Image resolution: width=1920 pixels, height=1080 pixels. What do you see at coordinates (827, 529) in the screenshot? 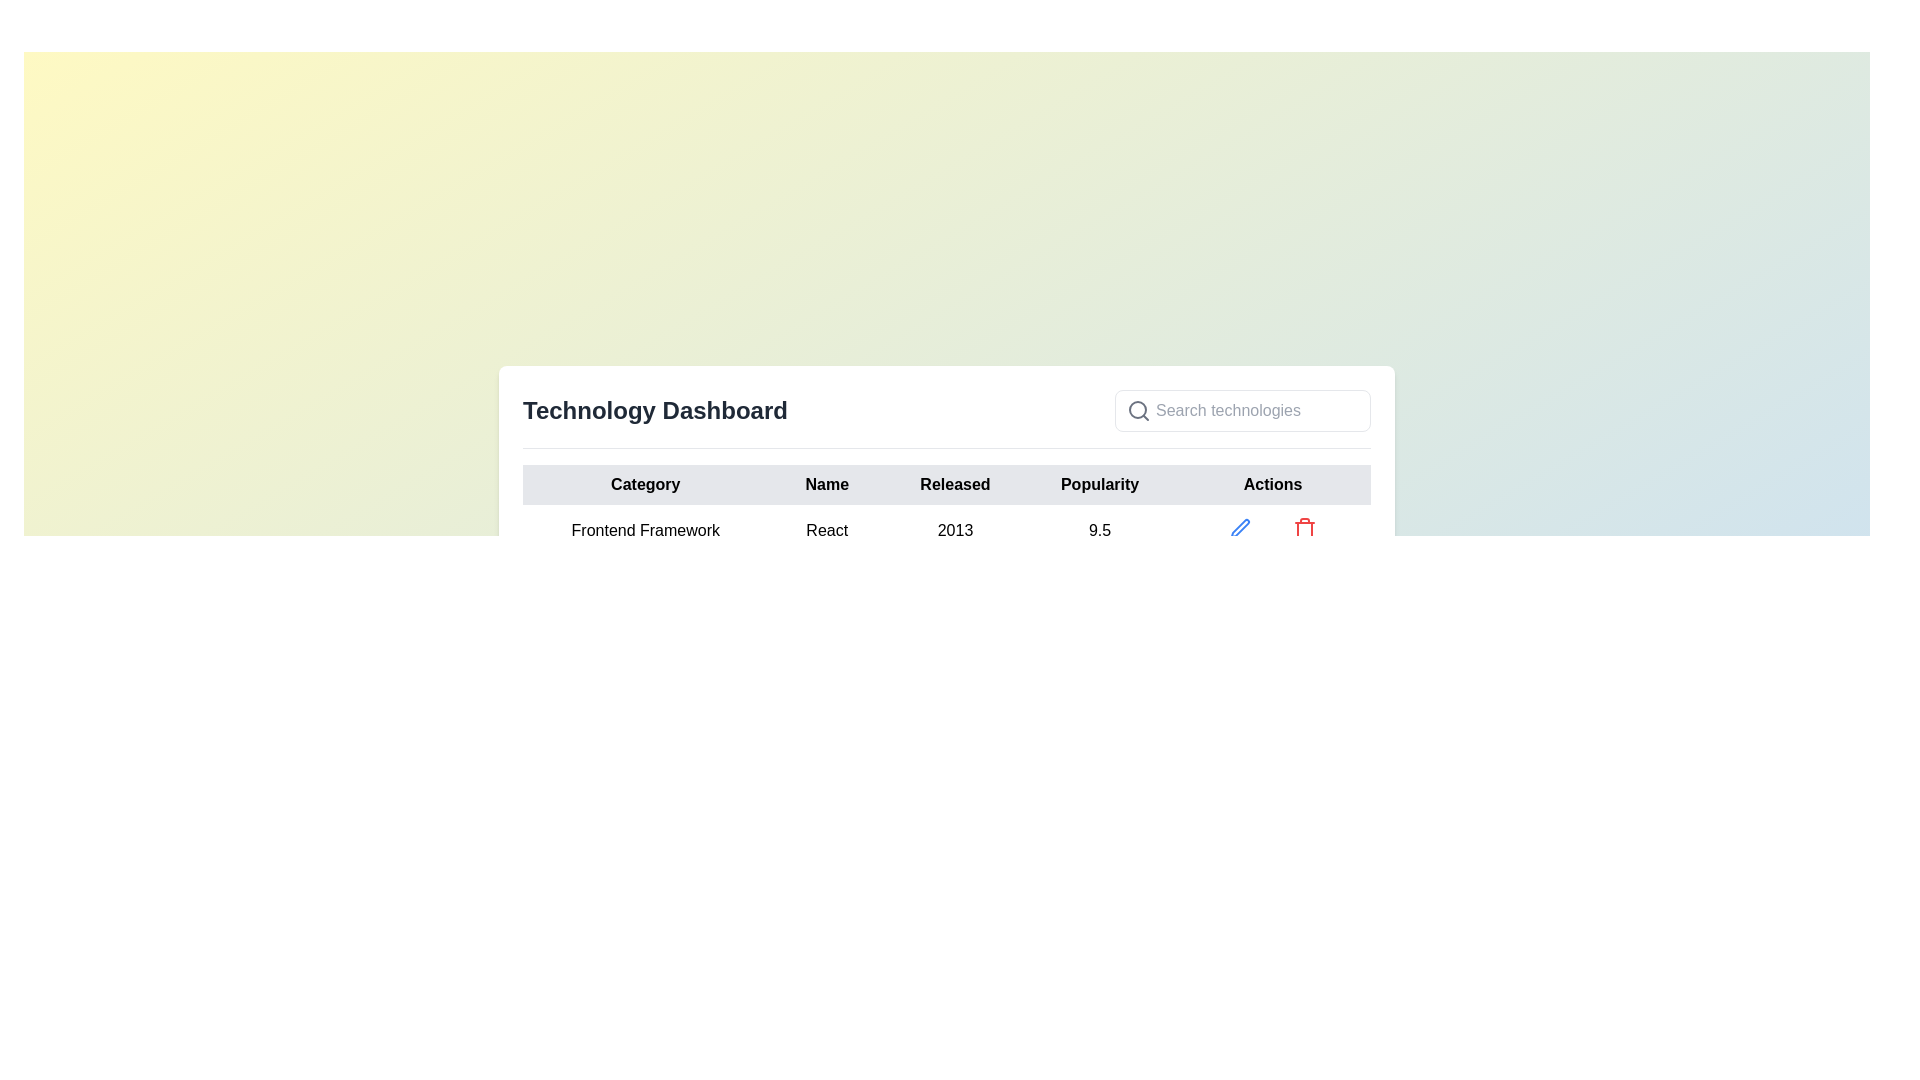
I see `the text label displaying 'React' in the second column of the Technology Dashboard table, which is adjacent to 'Frontend Framework' and '2013'` at bounding box center [827, 529].